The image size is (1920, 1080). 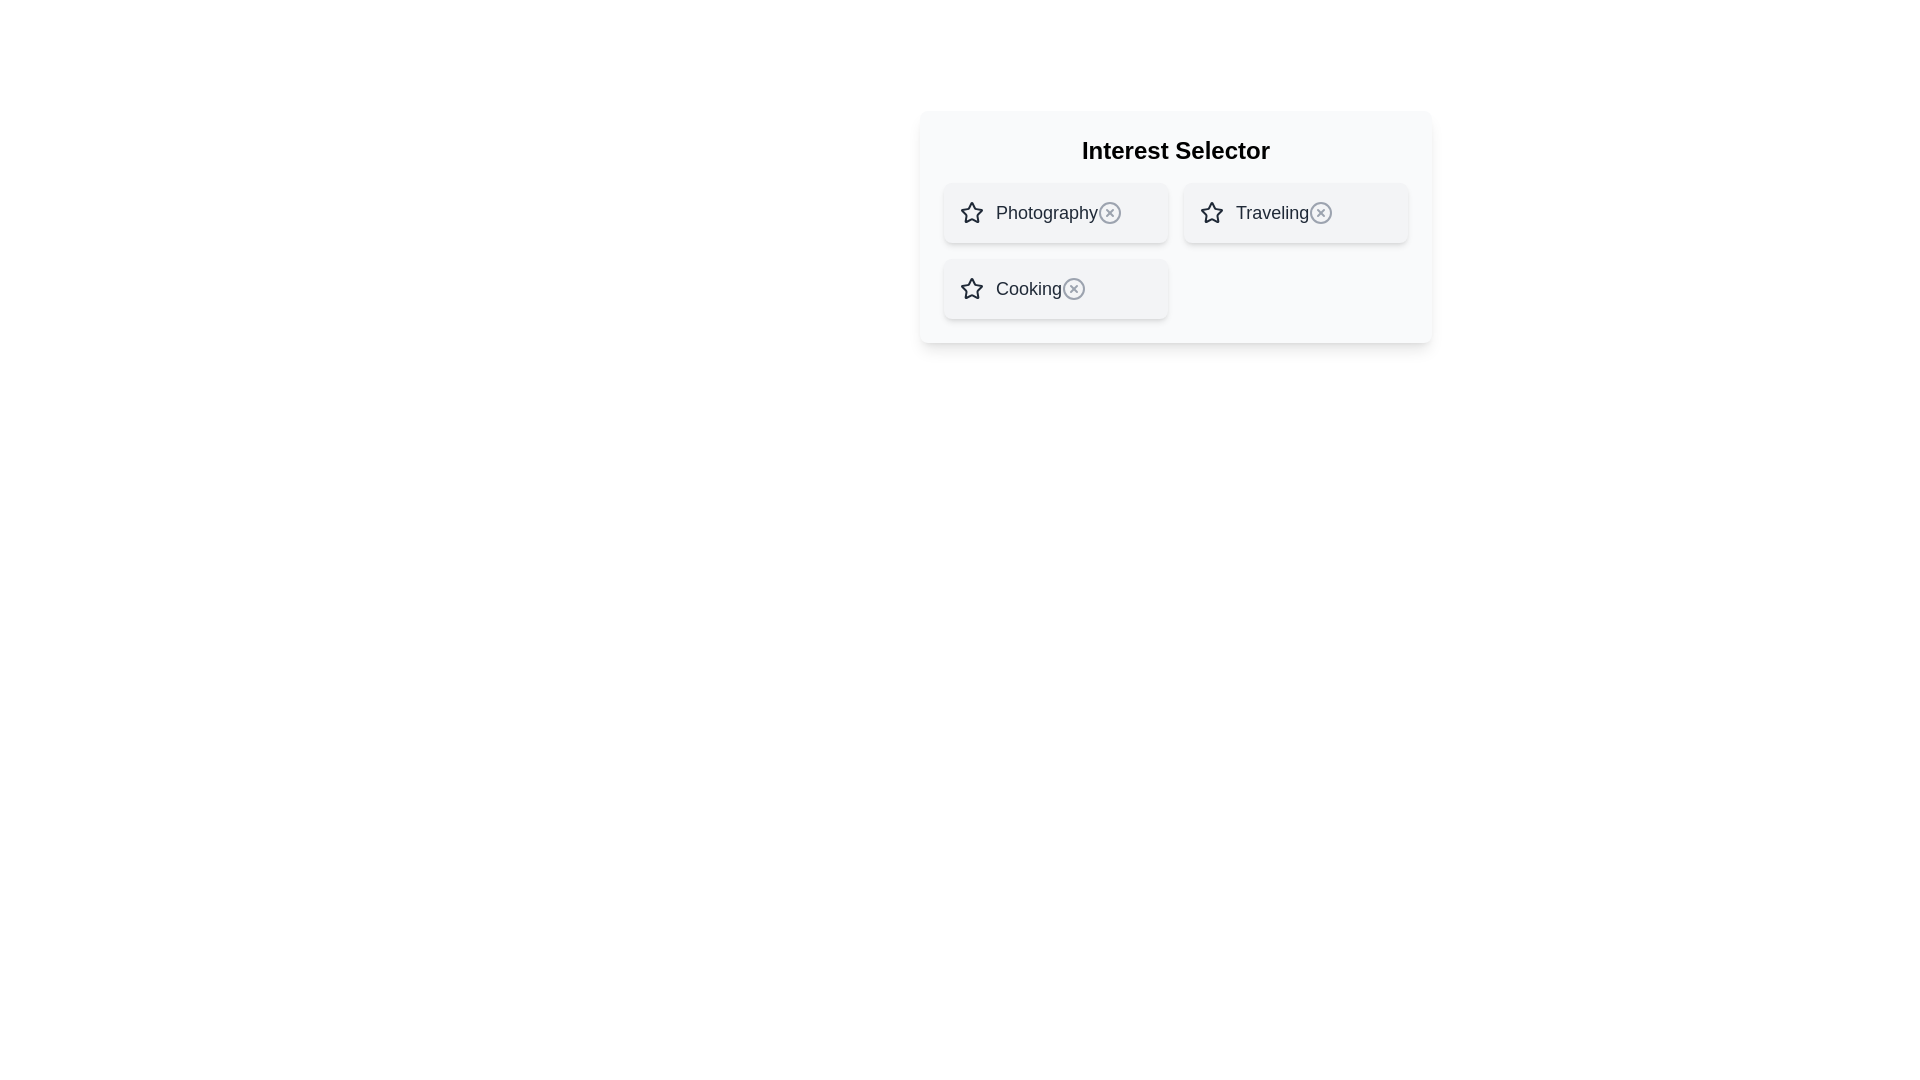 What do you see at coordinates (1055, 212) in the screenshot?
I see `the item named Photography to observe its hover effect` at bounding box center [1055, 212].